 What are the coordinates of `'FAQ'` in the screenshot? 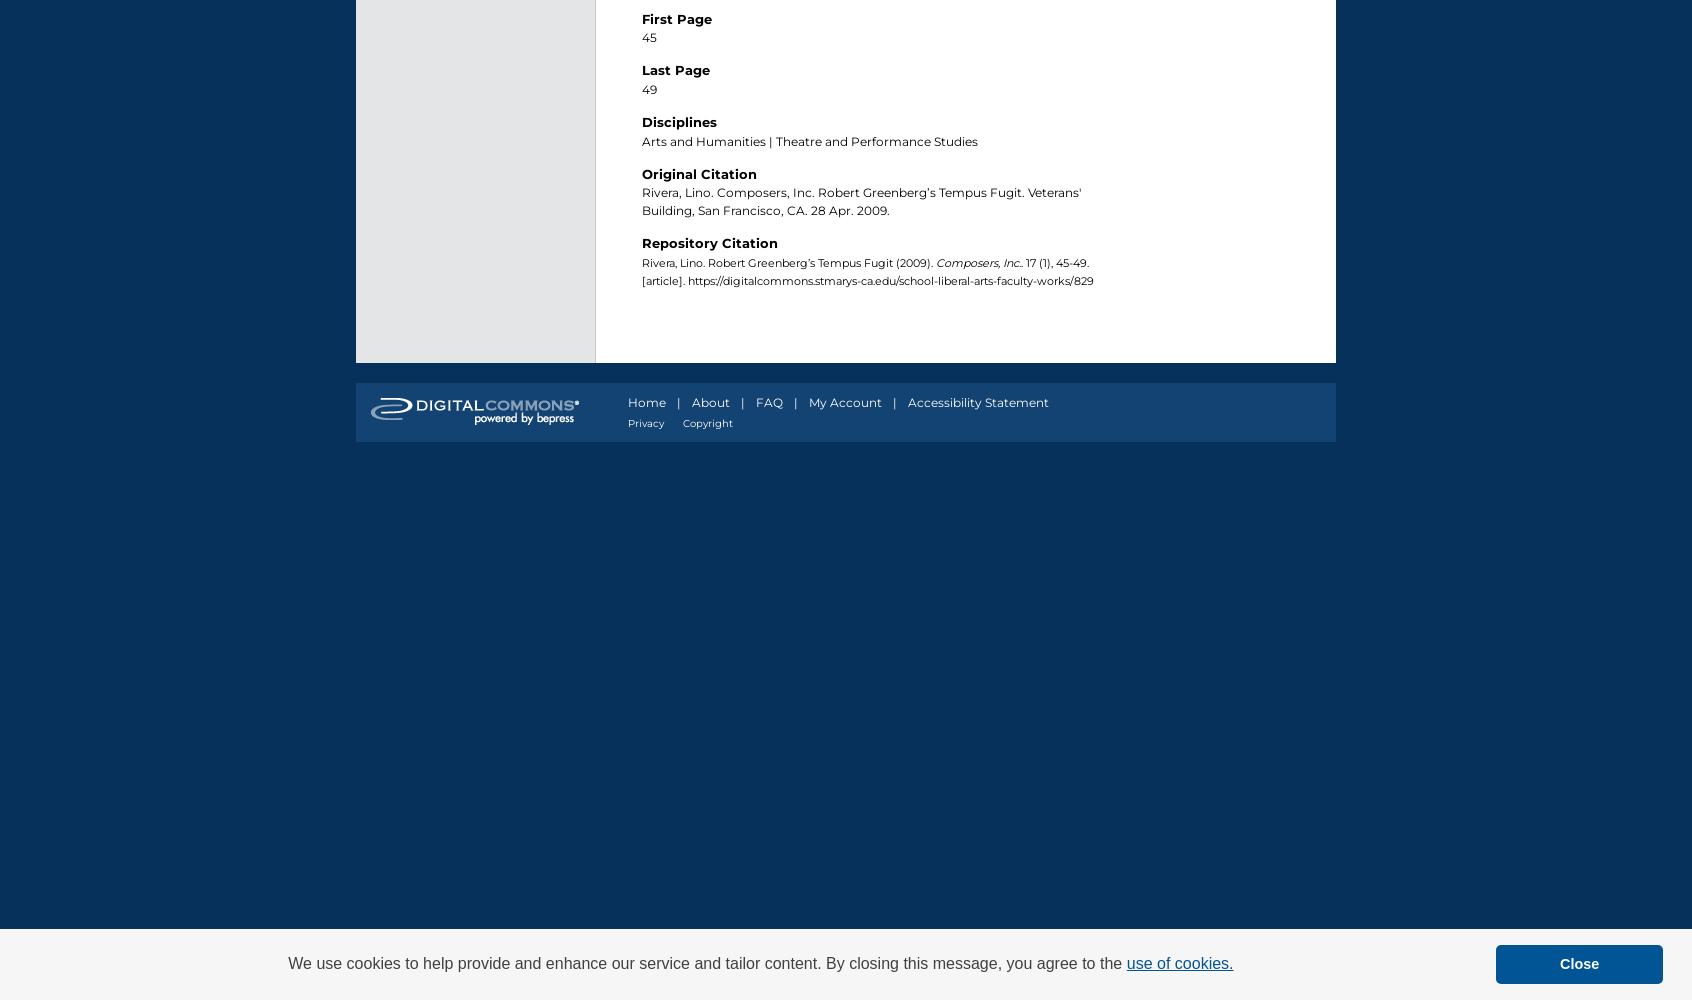 It's located at (768, 401).